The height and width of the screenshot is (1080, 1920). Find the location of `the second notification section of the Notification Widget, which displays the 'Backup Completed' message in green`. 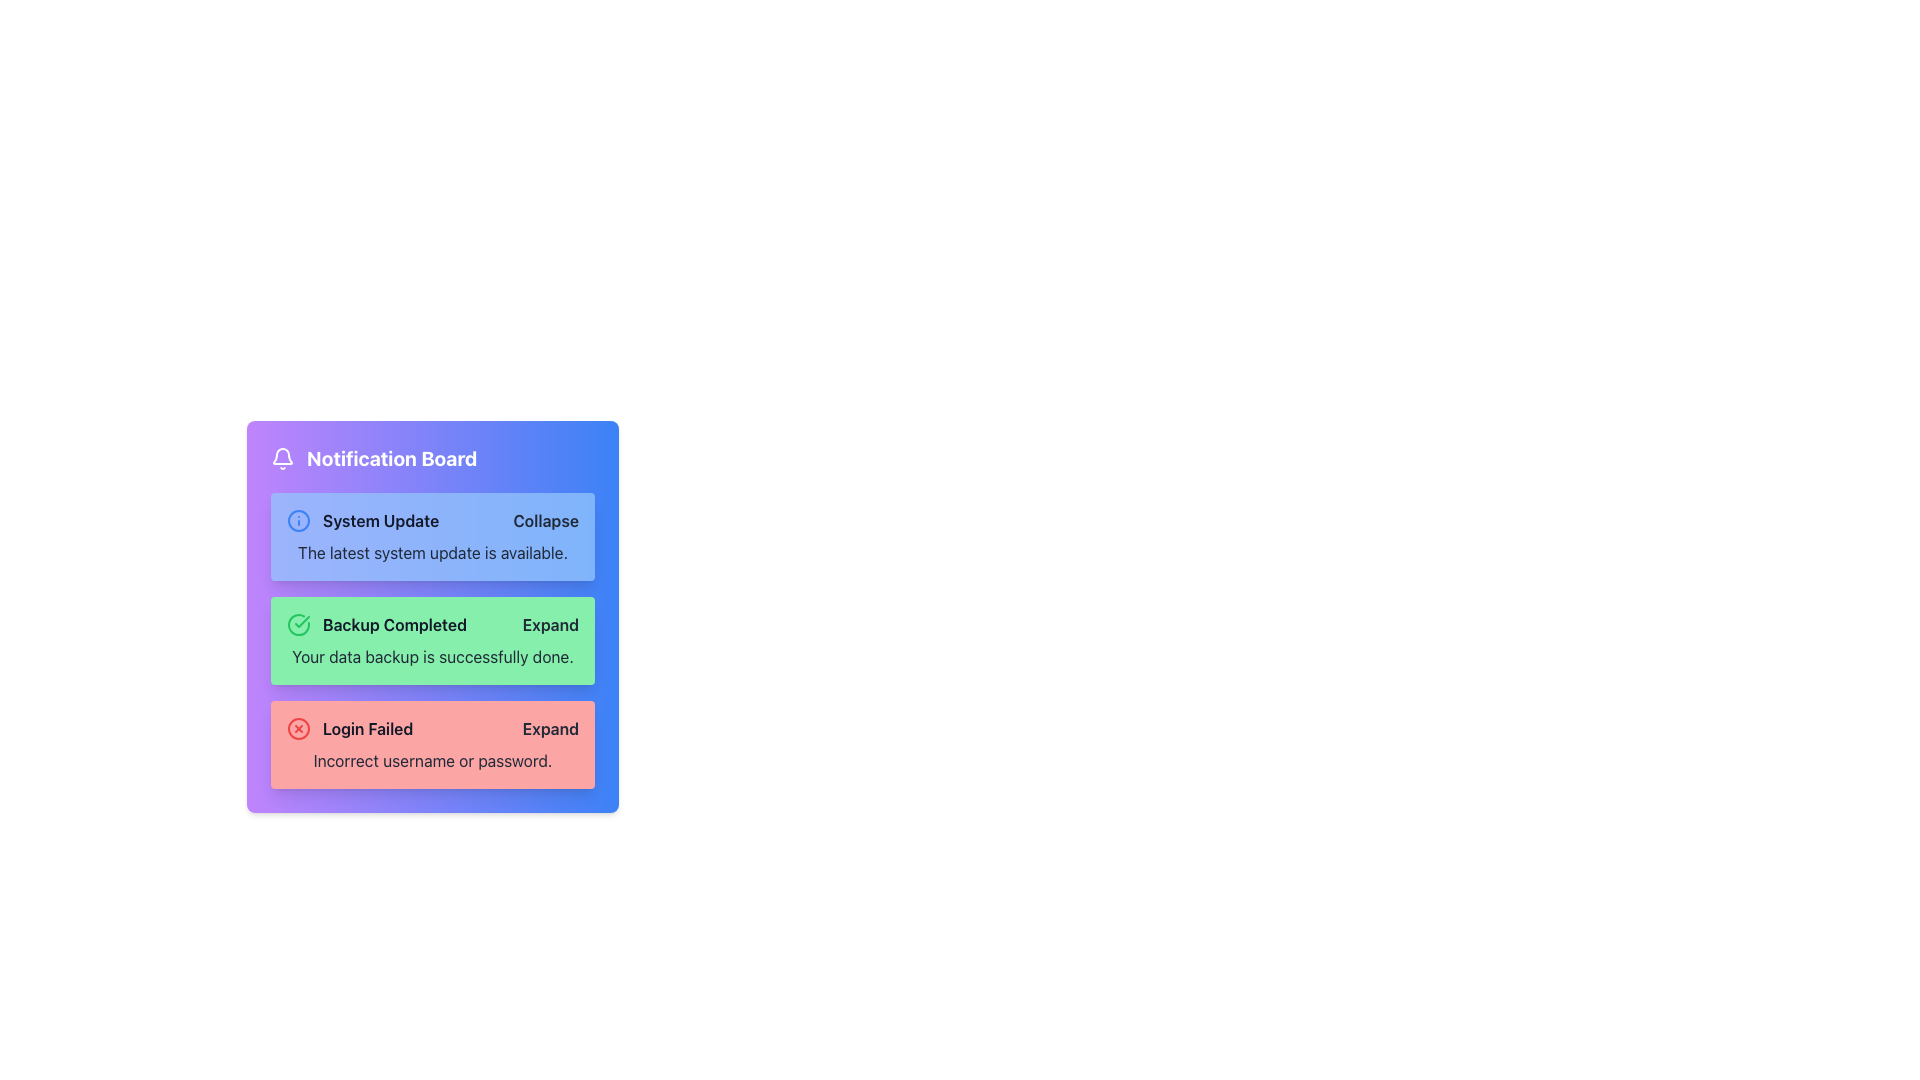

the second notification section of the Notification Widget, which displays the 'Backup Completed' message in green is located at coordinates (431, 616).